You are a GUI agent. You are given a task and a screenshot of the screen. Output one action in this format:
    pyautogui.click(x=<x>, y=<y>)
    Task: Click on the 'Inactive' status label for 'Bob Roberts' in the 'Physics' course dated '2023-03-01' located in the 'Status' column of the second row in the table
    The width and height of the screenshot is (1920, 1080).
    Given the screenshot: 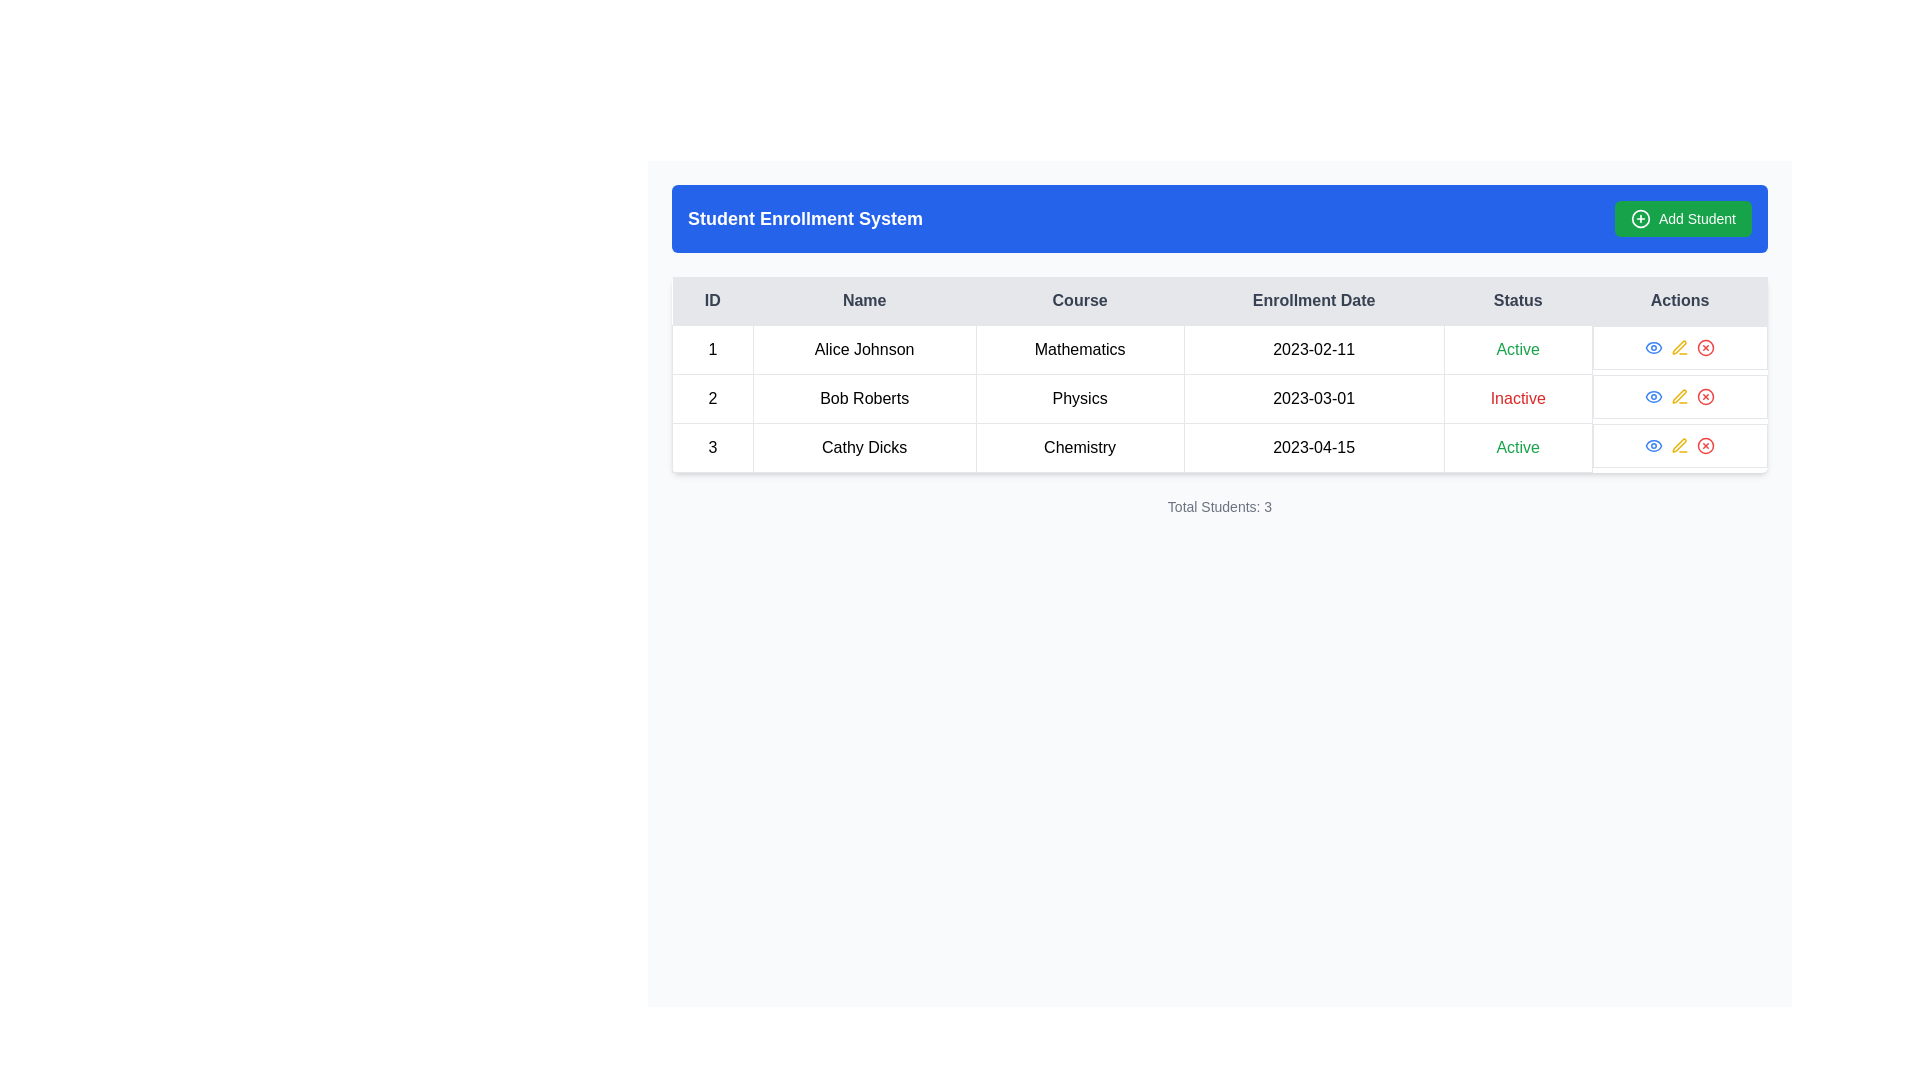 What is the action you would take?
    pyautogui.click(x=1518, y=398)
    